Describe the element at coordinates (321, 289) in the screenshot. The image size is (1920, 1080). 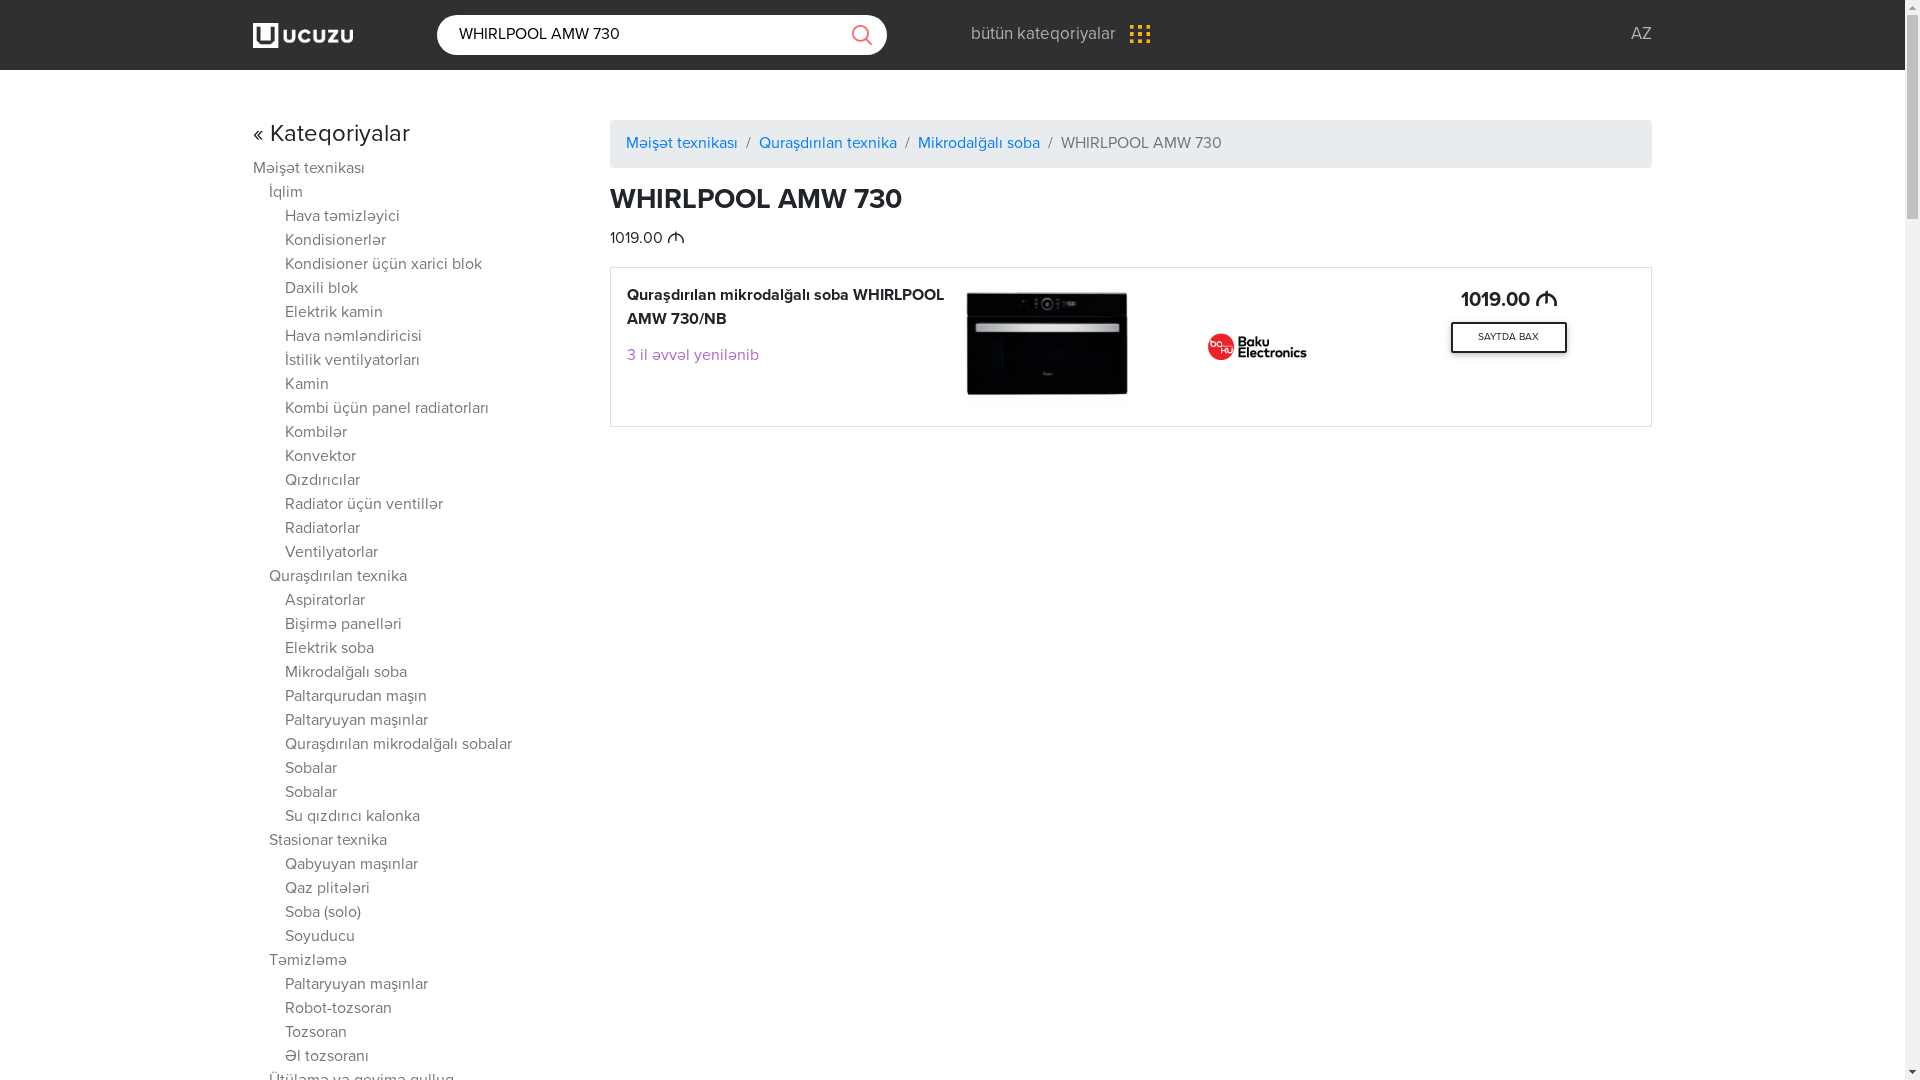
I see `'Daxili blok'` at that location.